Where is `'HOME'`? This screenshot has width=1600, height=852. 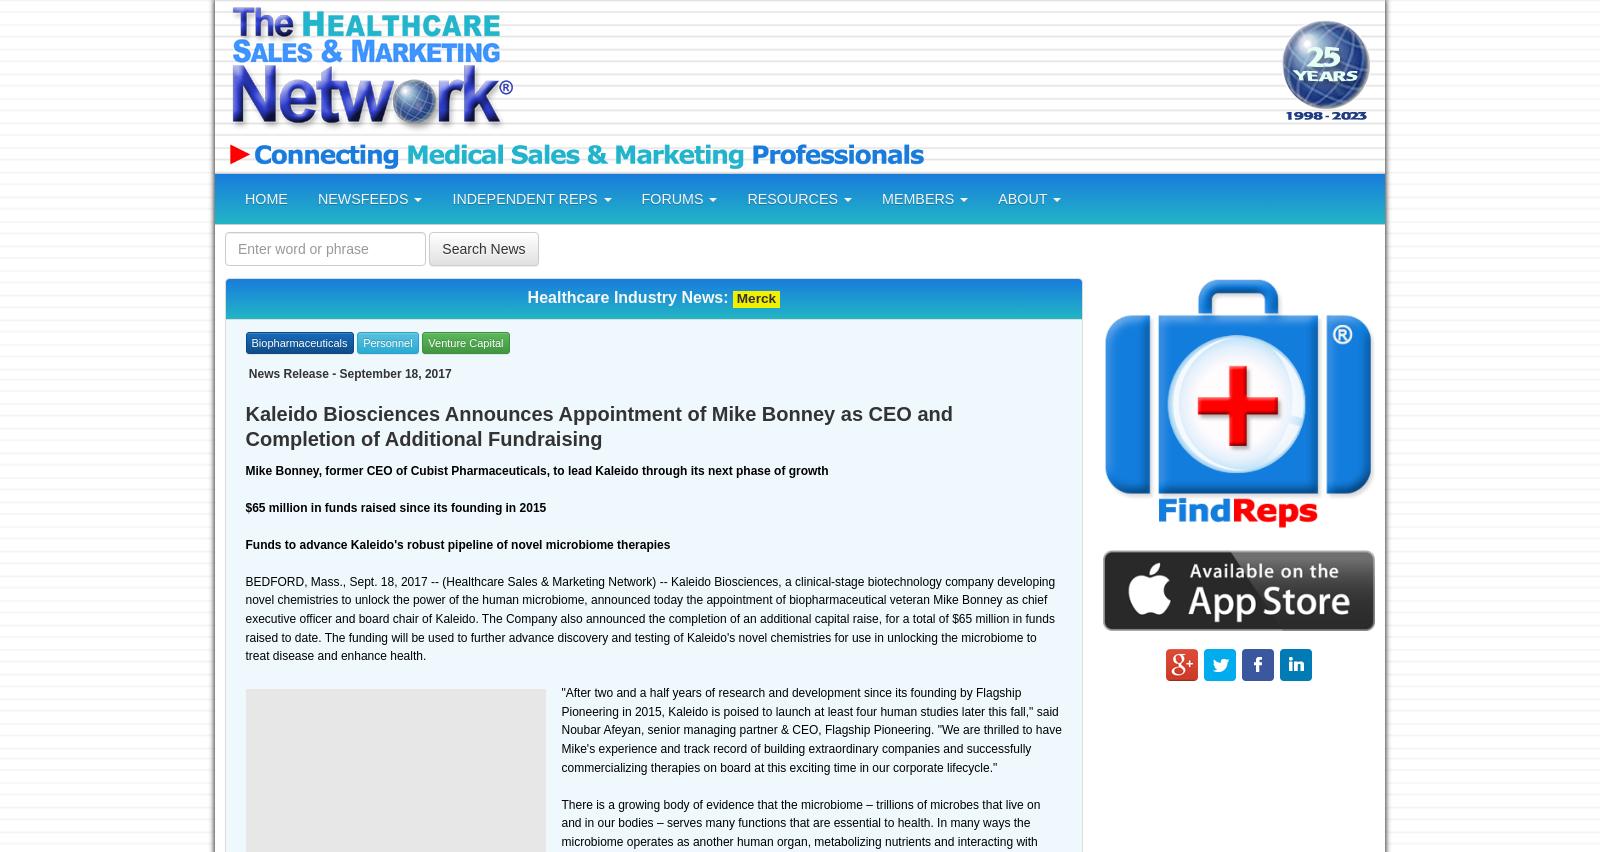
'HOME' is located at coordinates (266, 199).